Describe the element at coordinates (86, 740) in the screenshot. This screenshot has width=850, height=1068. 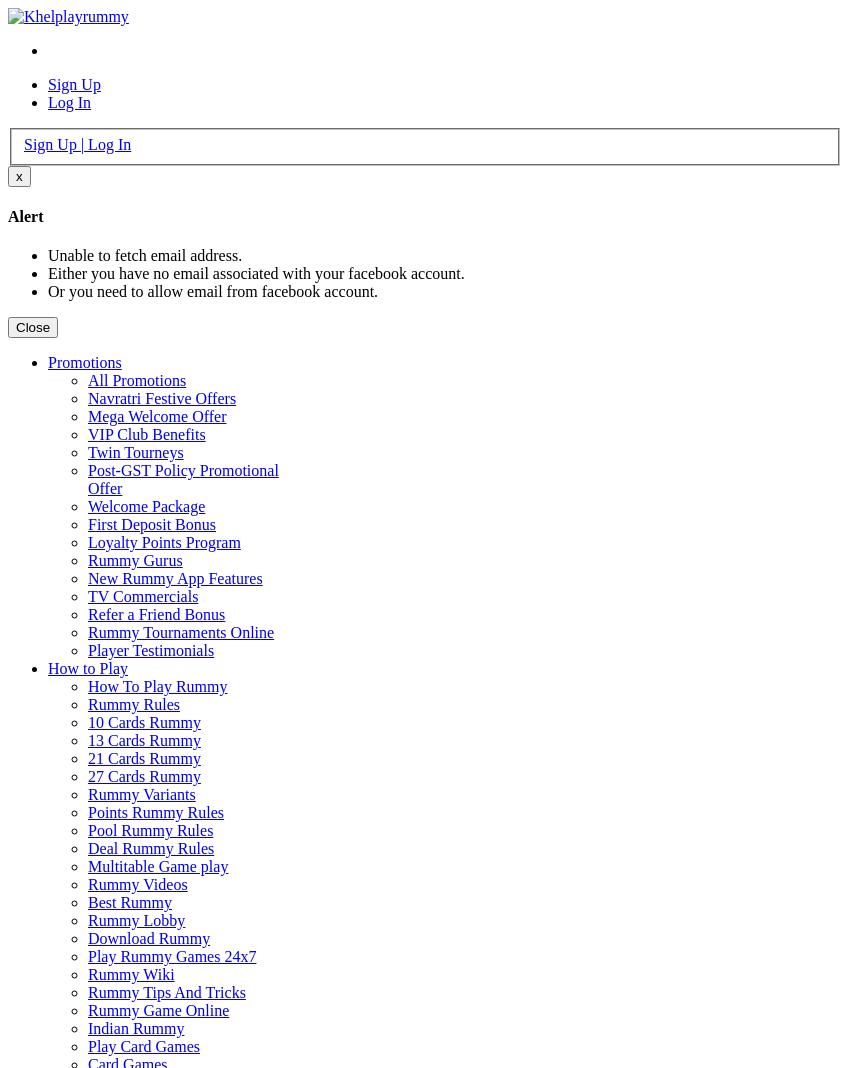
I see `'13 Cards Rummy'` at that location.